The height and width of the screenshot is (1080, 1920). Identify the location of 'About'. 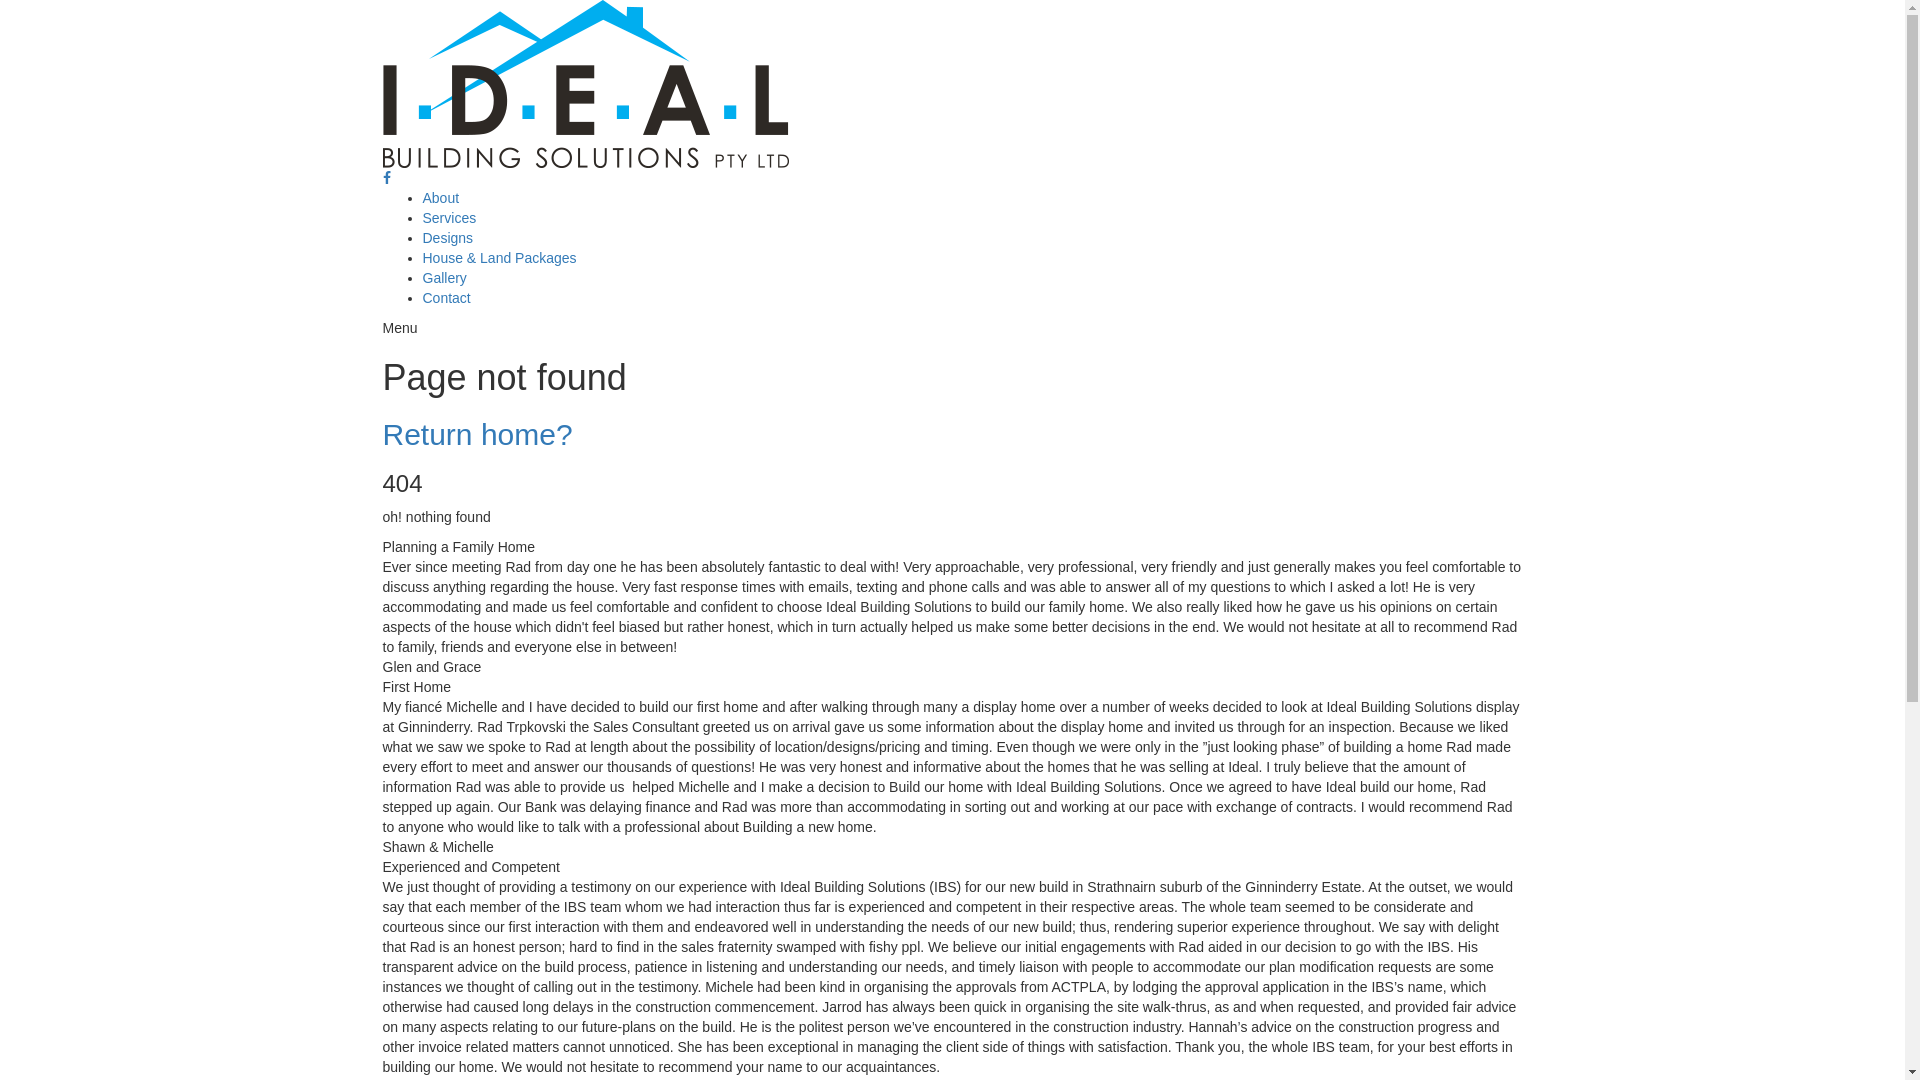
(439, 197).